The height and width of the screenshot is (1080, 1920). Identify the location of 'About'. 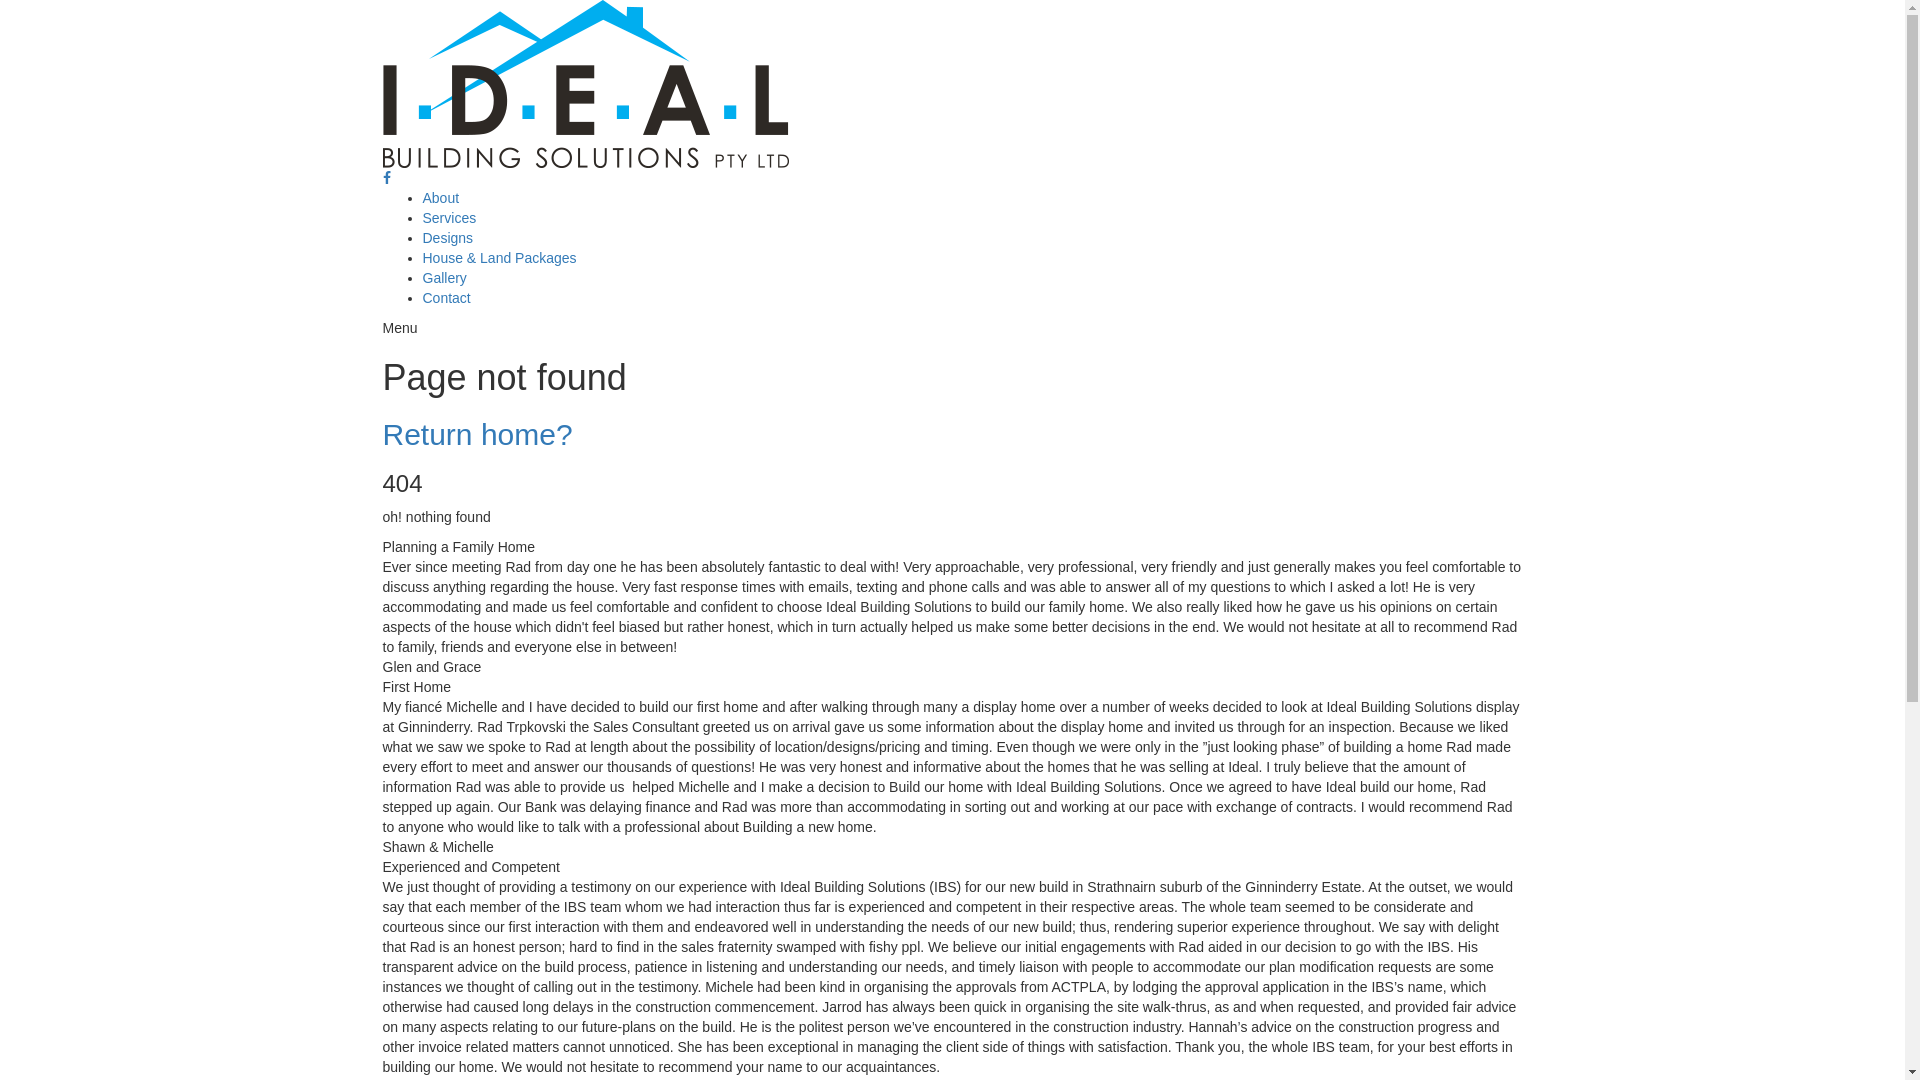
(439, 197).